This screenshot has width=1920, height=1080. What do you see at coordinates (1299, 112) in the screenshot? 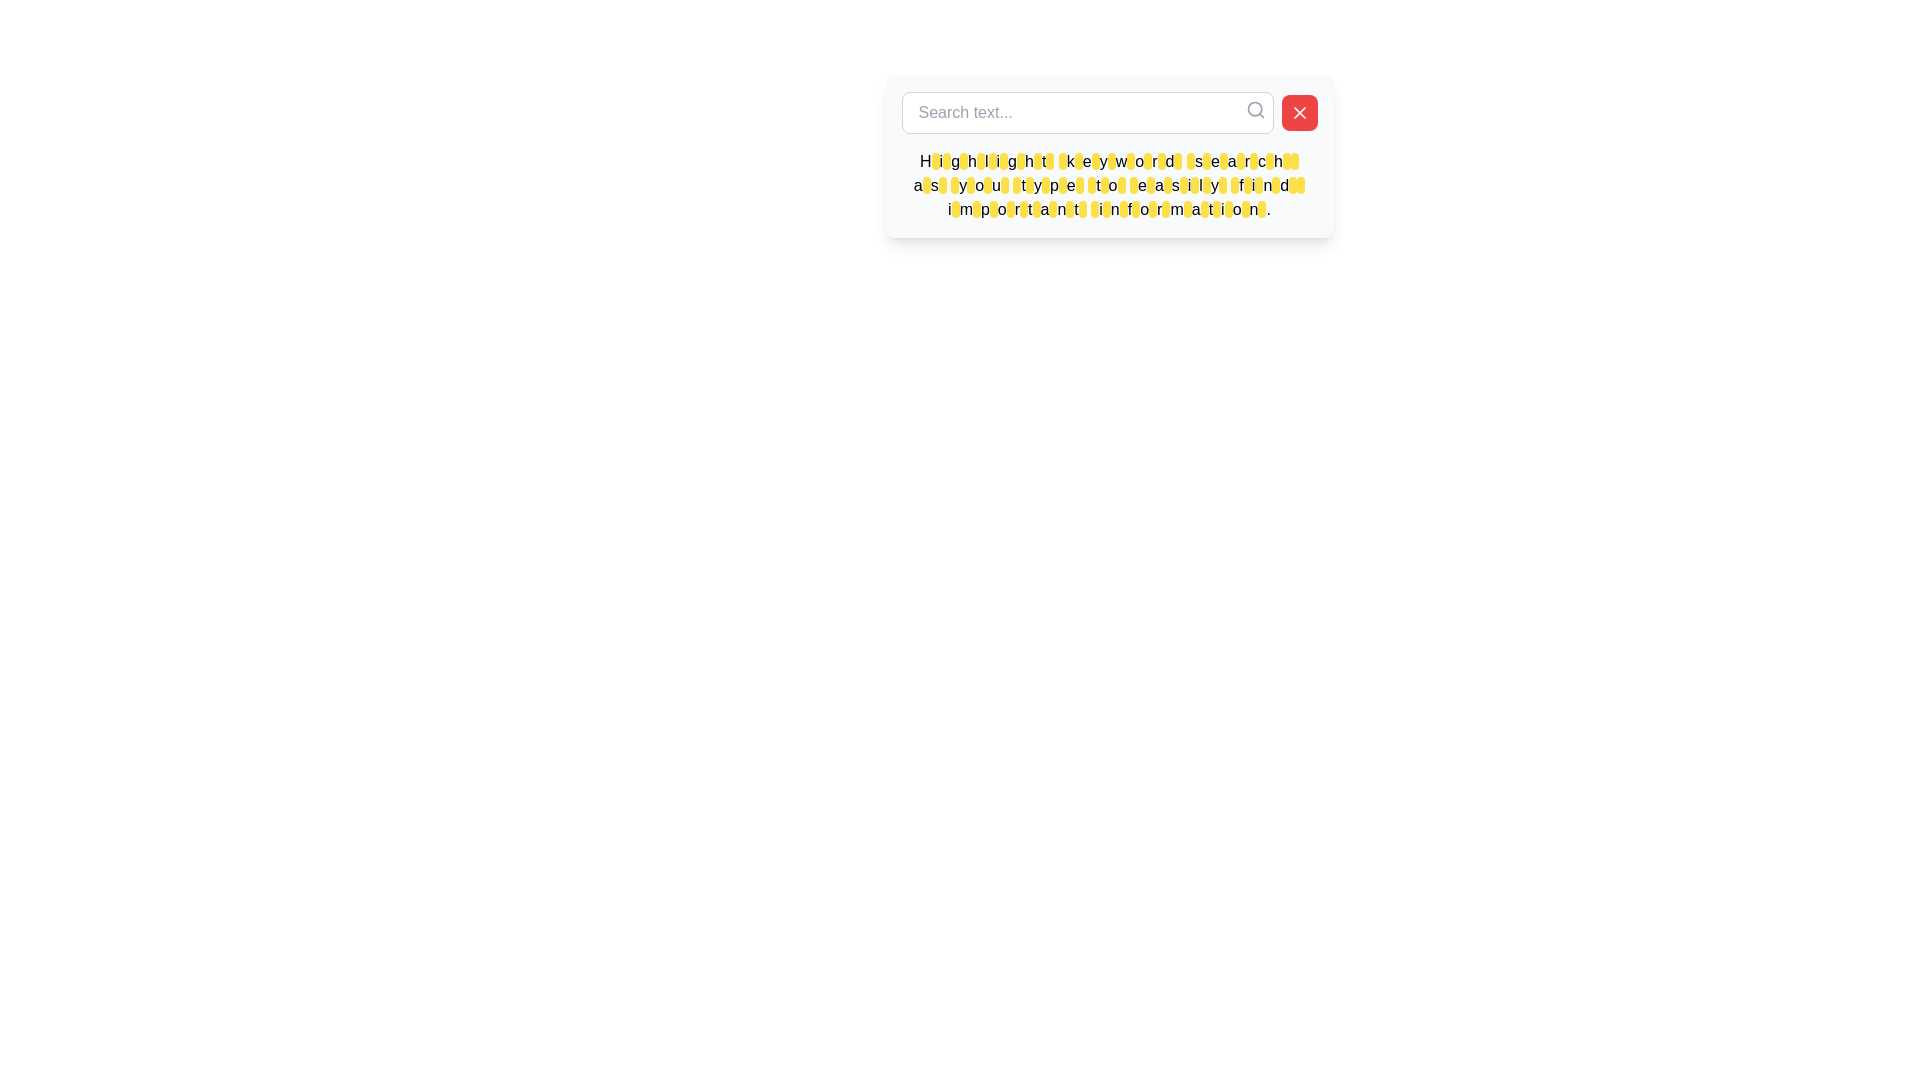
I see `the close or reset button located at the top-right corner of the search interface to clear the input` at bounding box center [1299, 112].